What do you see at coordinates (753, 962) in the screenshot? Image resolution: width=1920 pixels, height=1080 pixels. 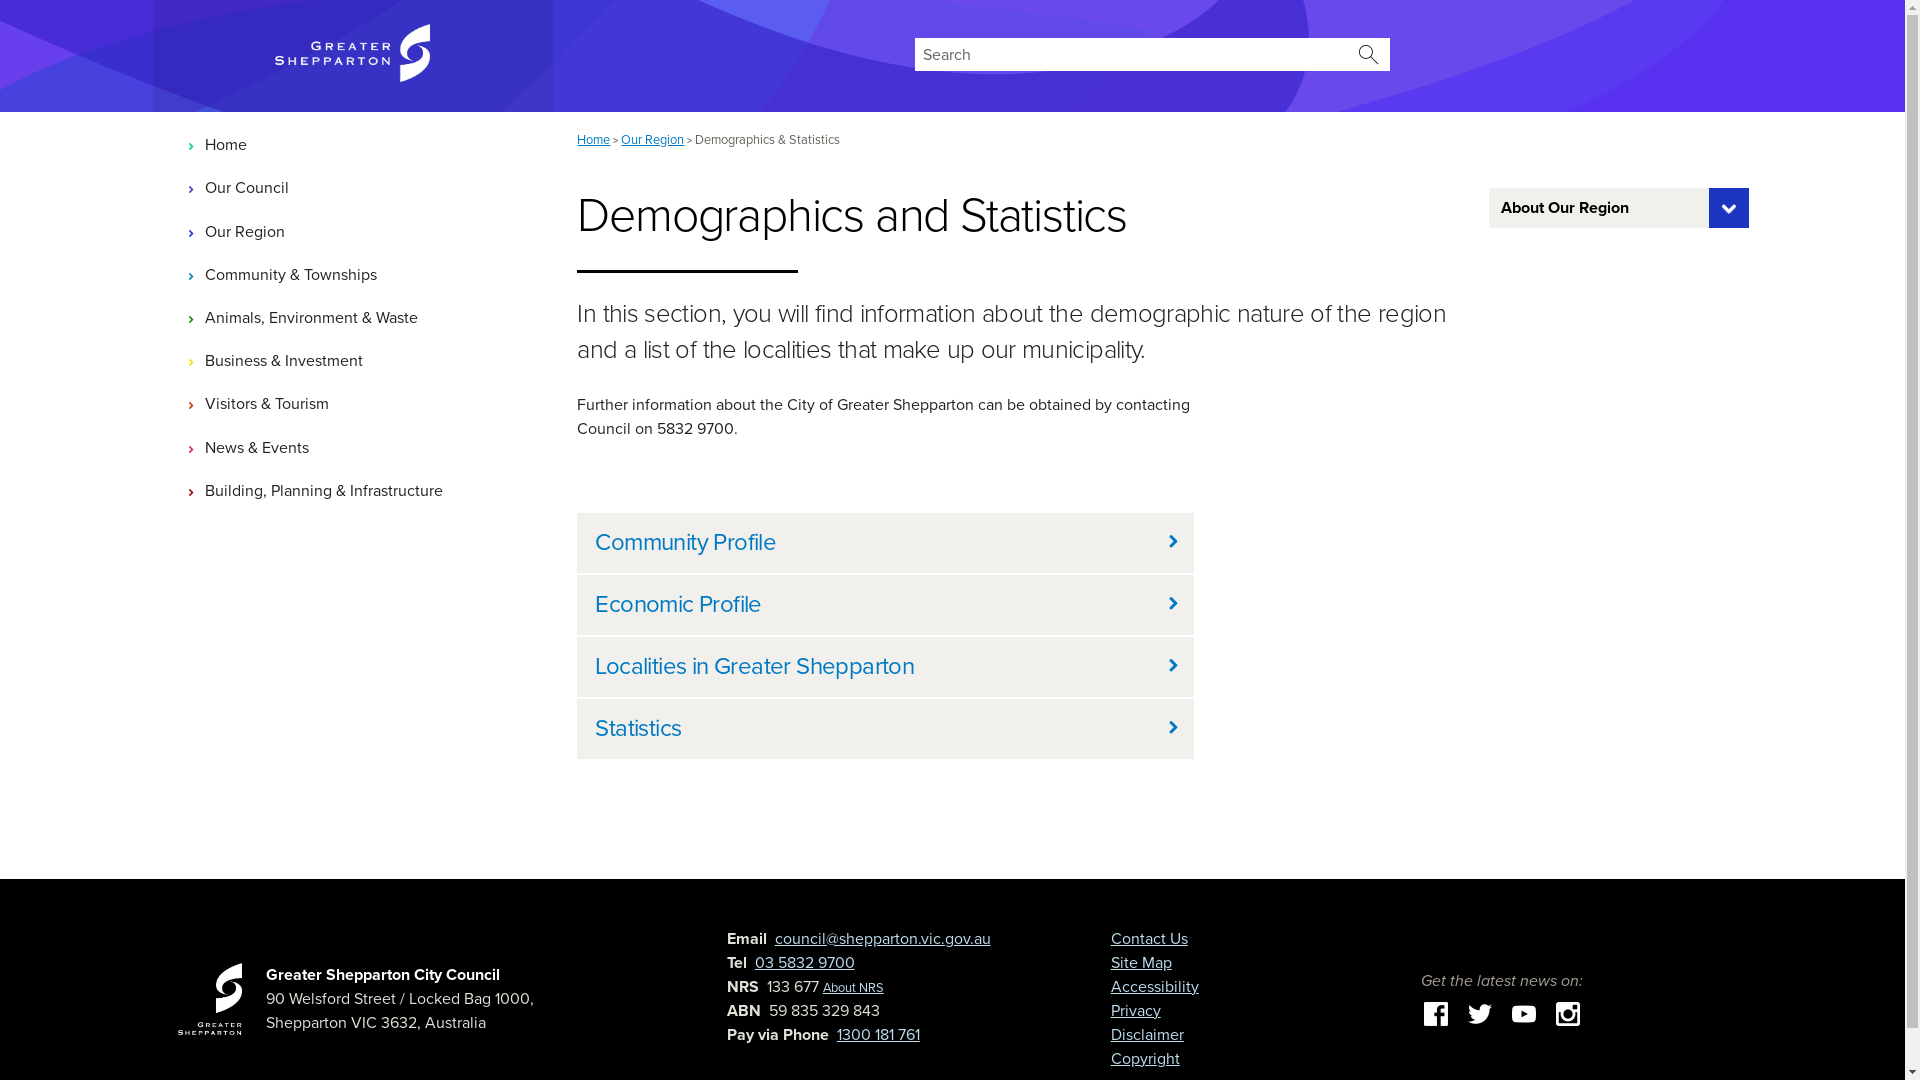 I see `'03 5832 9700'` at bounding box center [753, 962].